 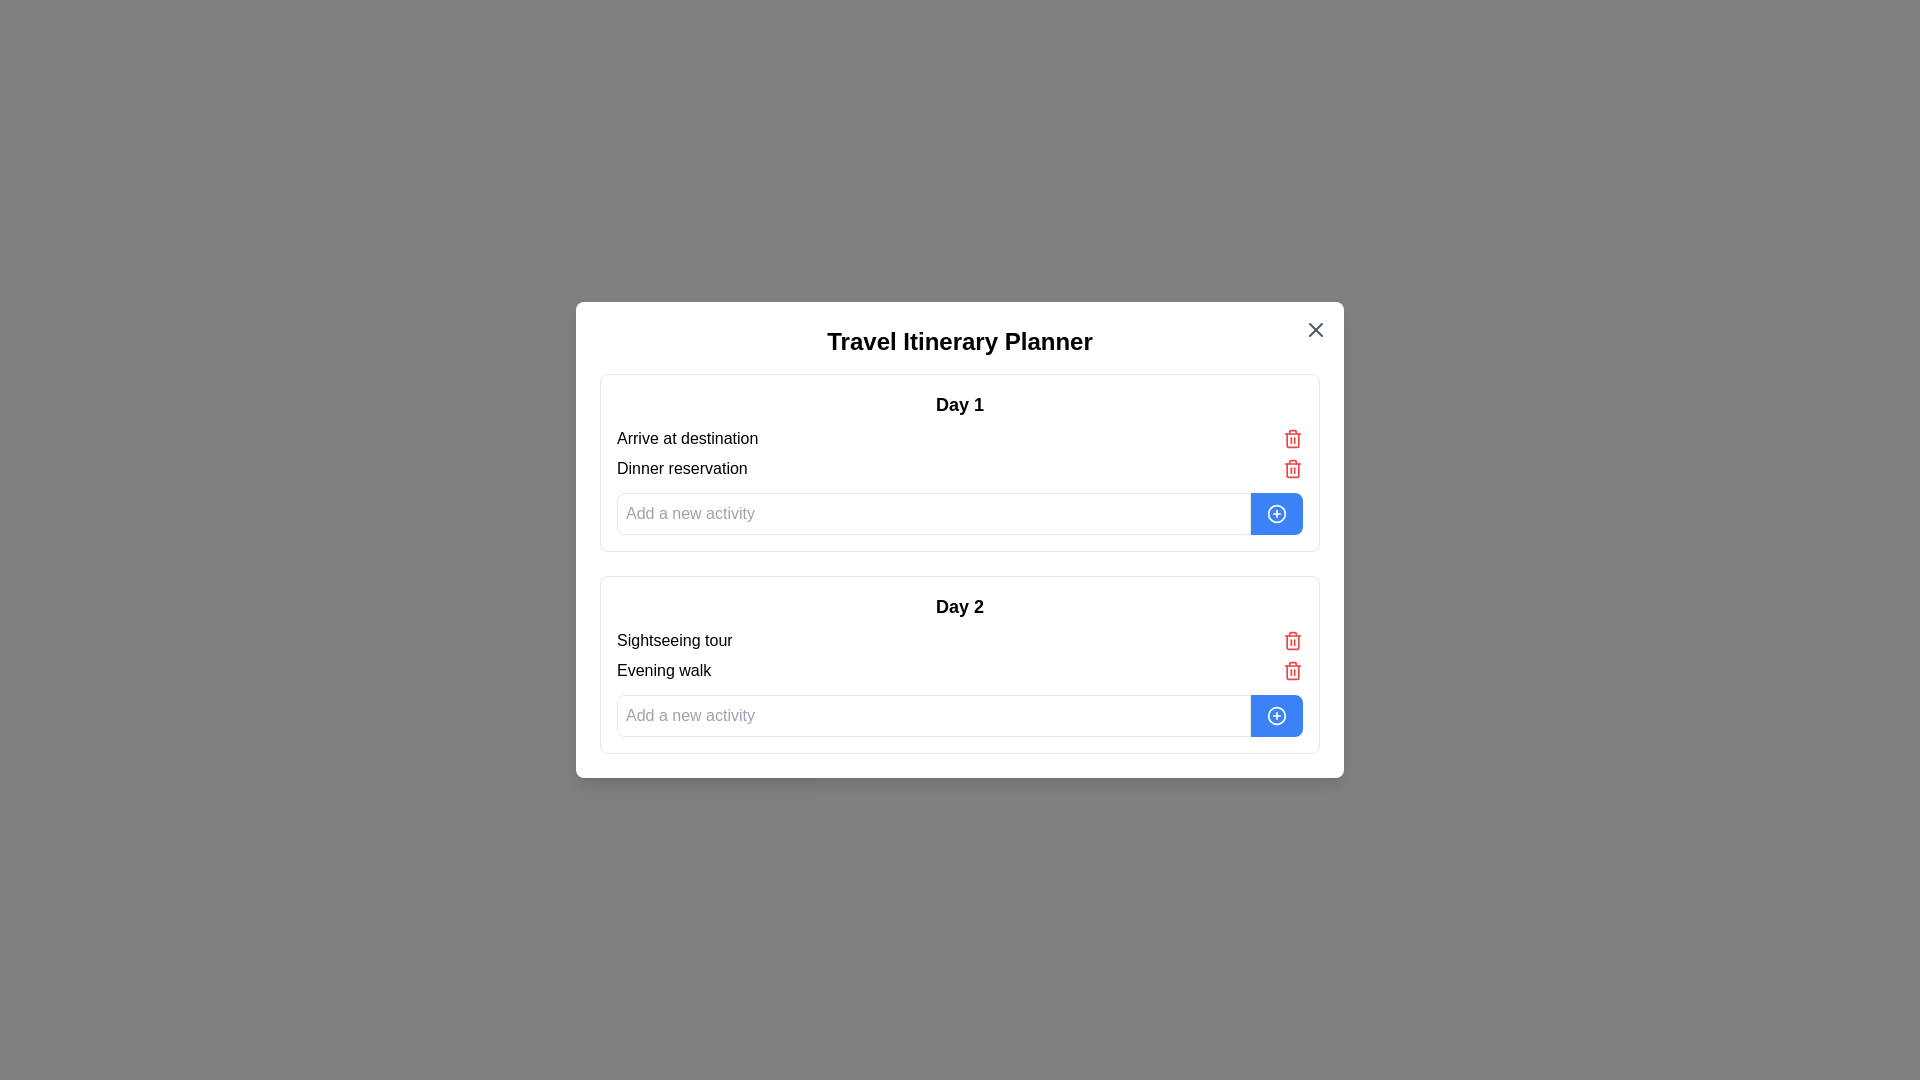 What do you see at coordinates (1275, 715) in the screenshot?
I see `the circular blue button with a plus sign, located beside the input field labeled 'Add a new activity' under 'Day 2'` at bounding box center [1275, 715].